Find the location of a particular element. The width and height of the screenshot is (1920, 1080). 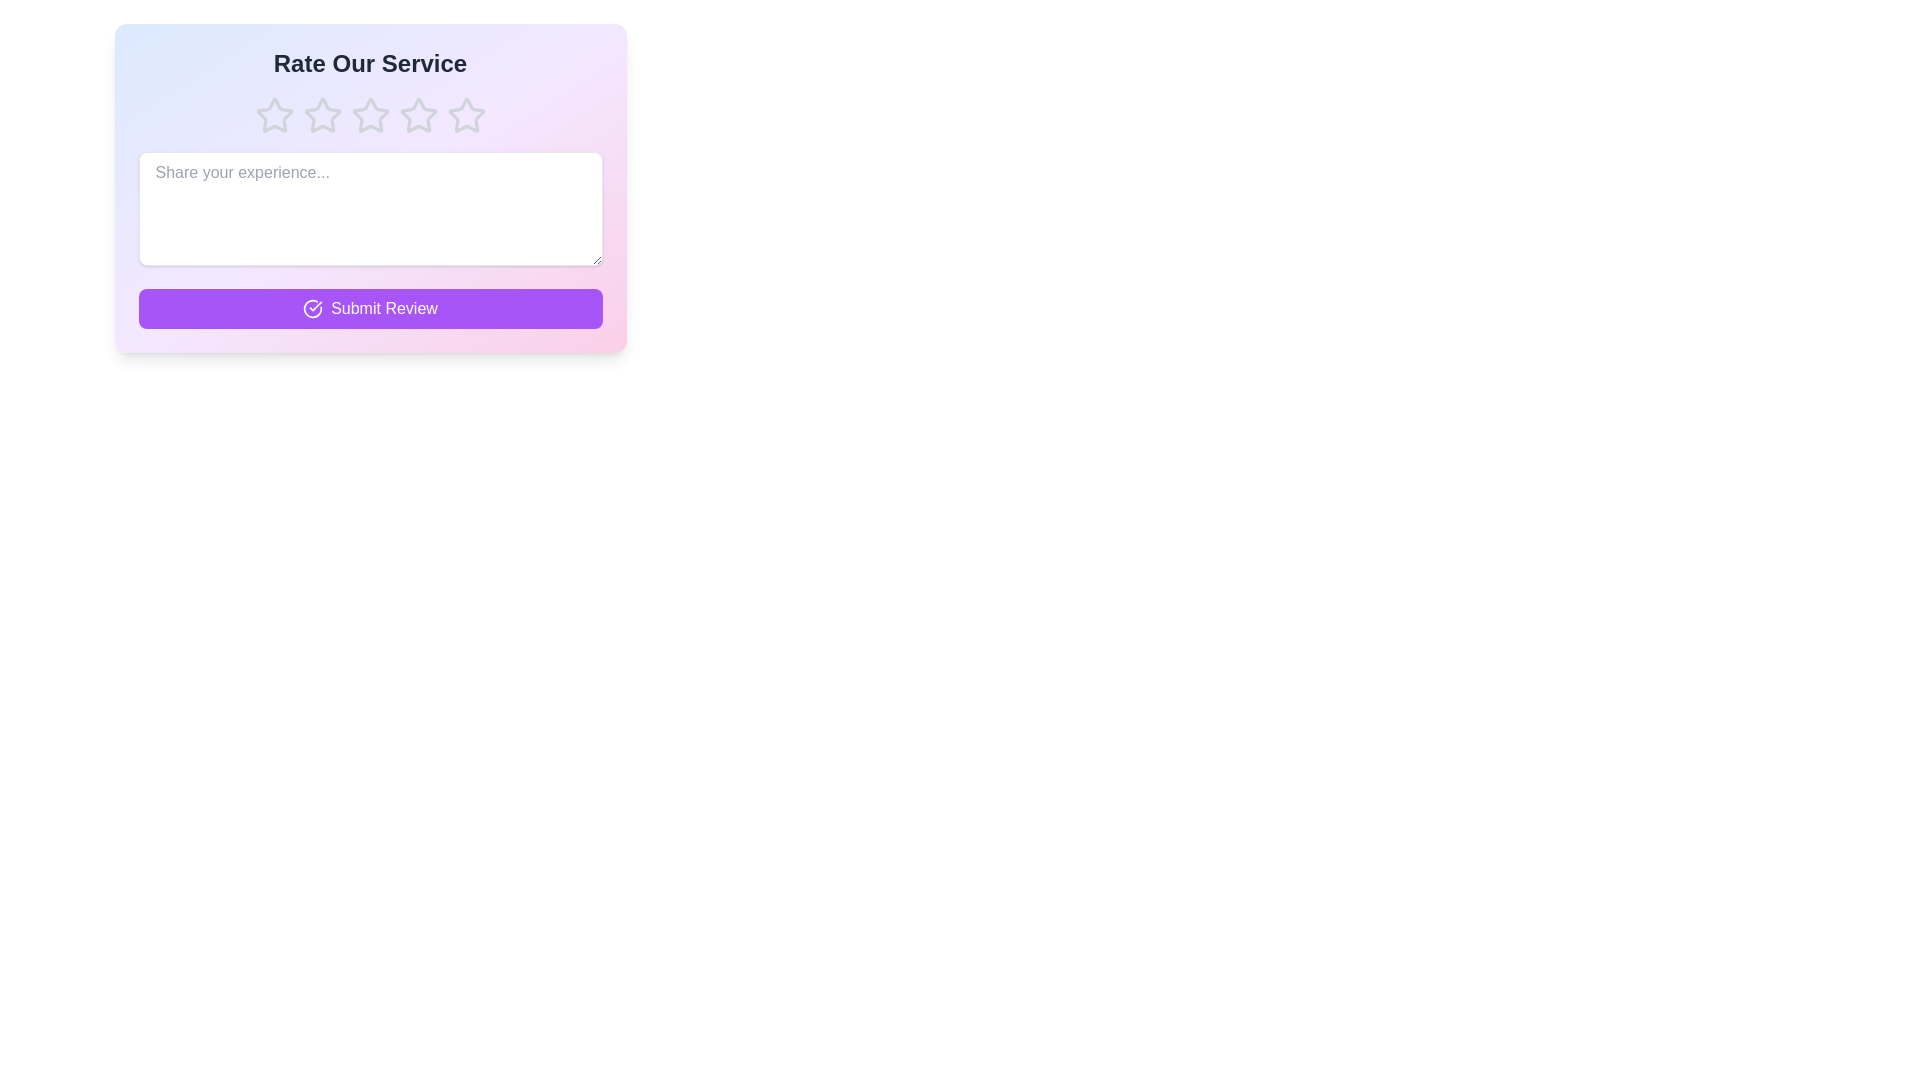

the star corresponding to 2 to preview the rating is located at coordinates (322, 115).